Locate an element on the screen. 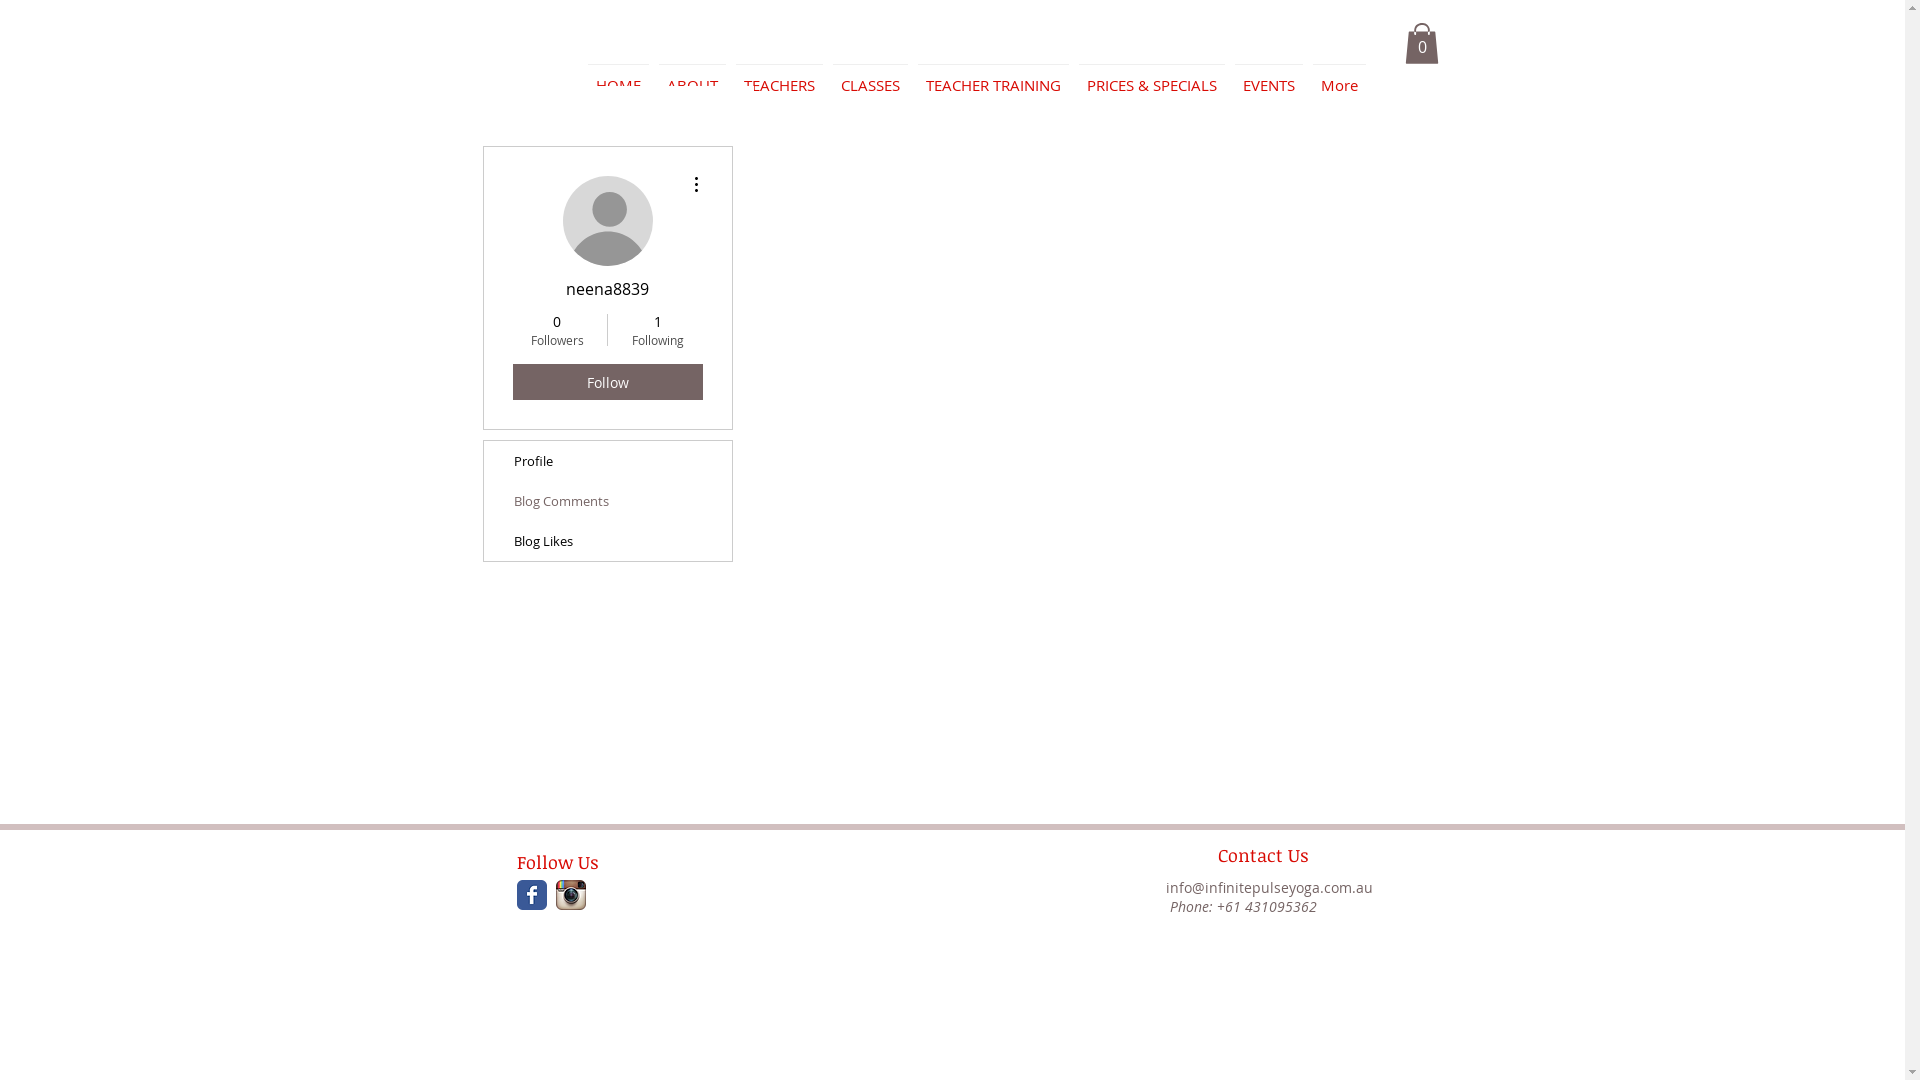 The height and width of the screenshot is (1080, 1920). 'TEACHER TRAINING' is located at coordinates (992, 75).